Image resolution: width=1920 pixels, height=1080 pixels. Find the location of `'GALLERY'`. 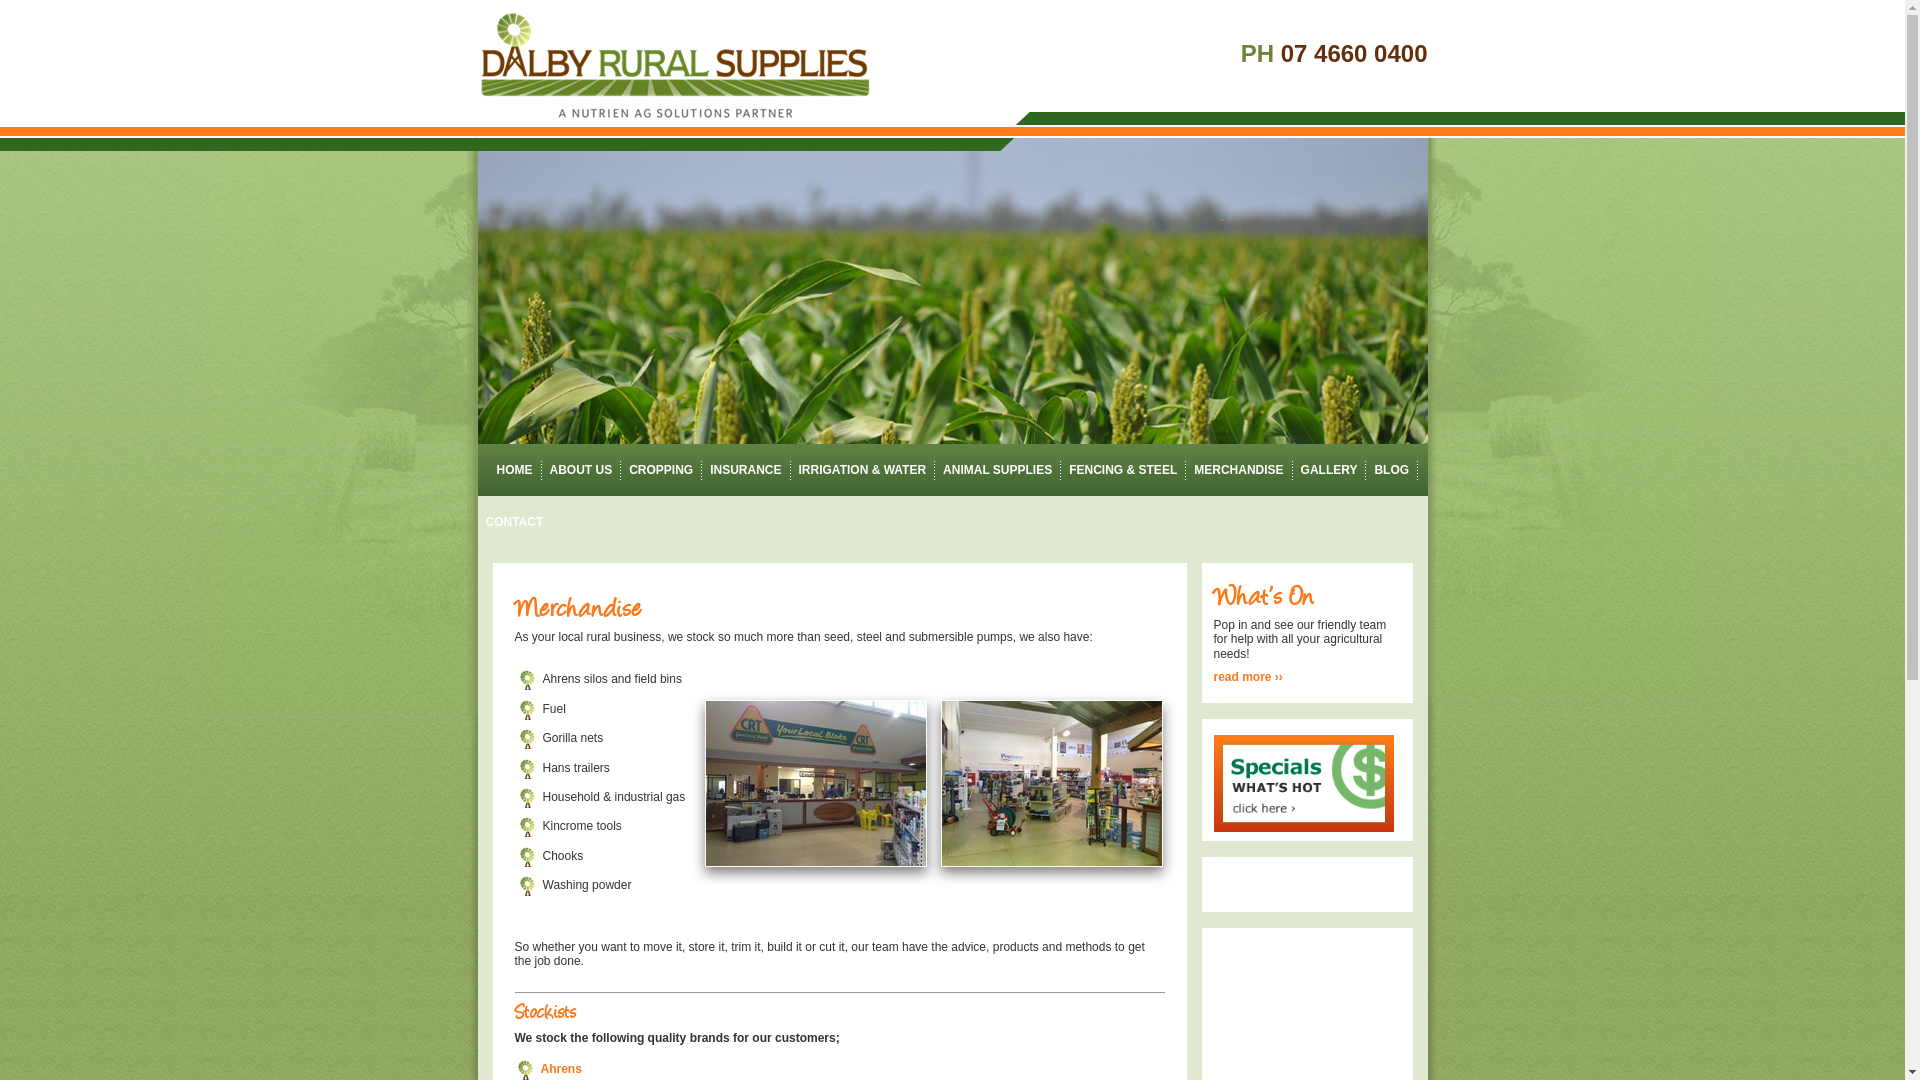

'GALLERY' is located at coordinates (1329, 470).